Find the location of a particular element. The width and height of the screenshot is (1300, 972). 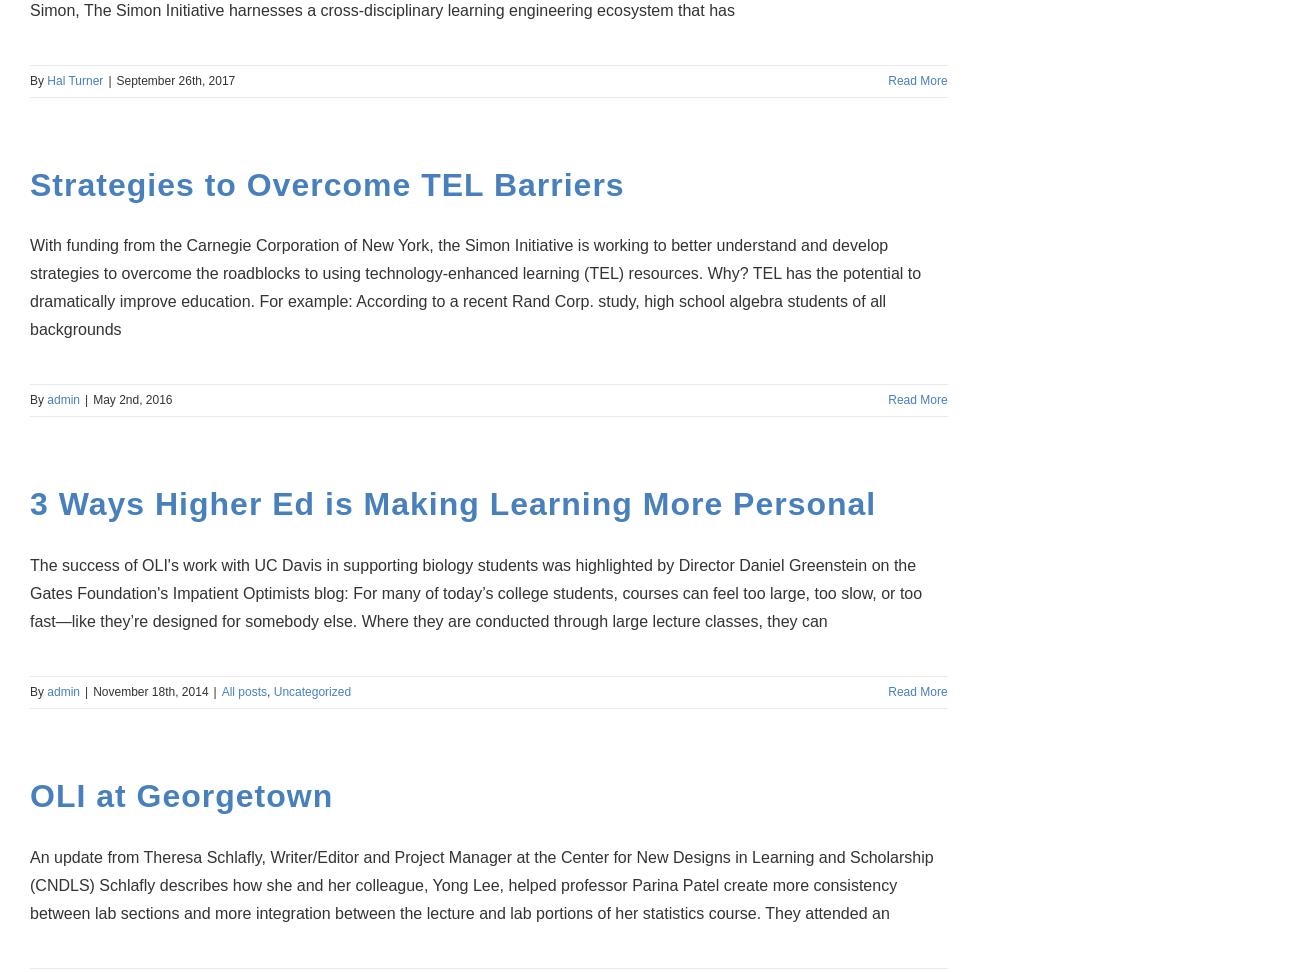

'3 Ways Higher Ed is Making Learning More Personal' is located at coordinates (452, 503).